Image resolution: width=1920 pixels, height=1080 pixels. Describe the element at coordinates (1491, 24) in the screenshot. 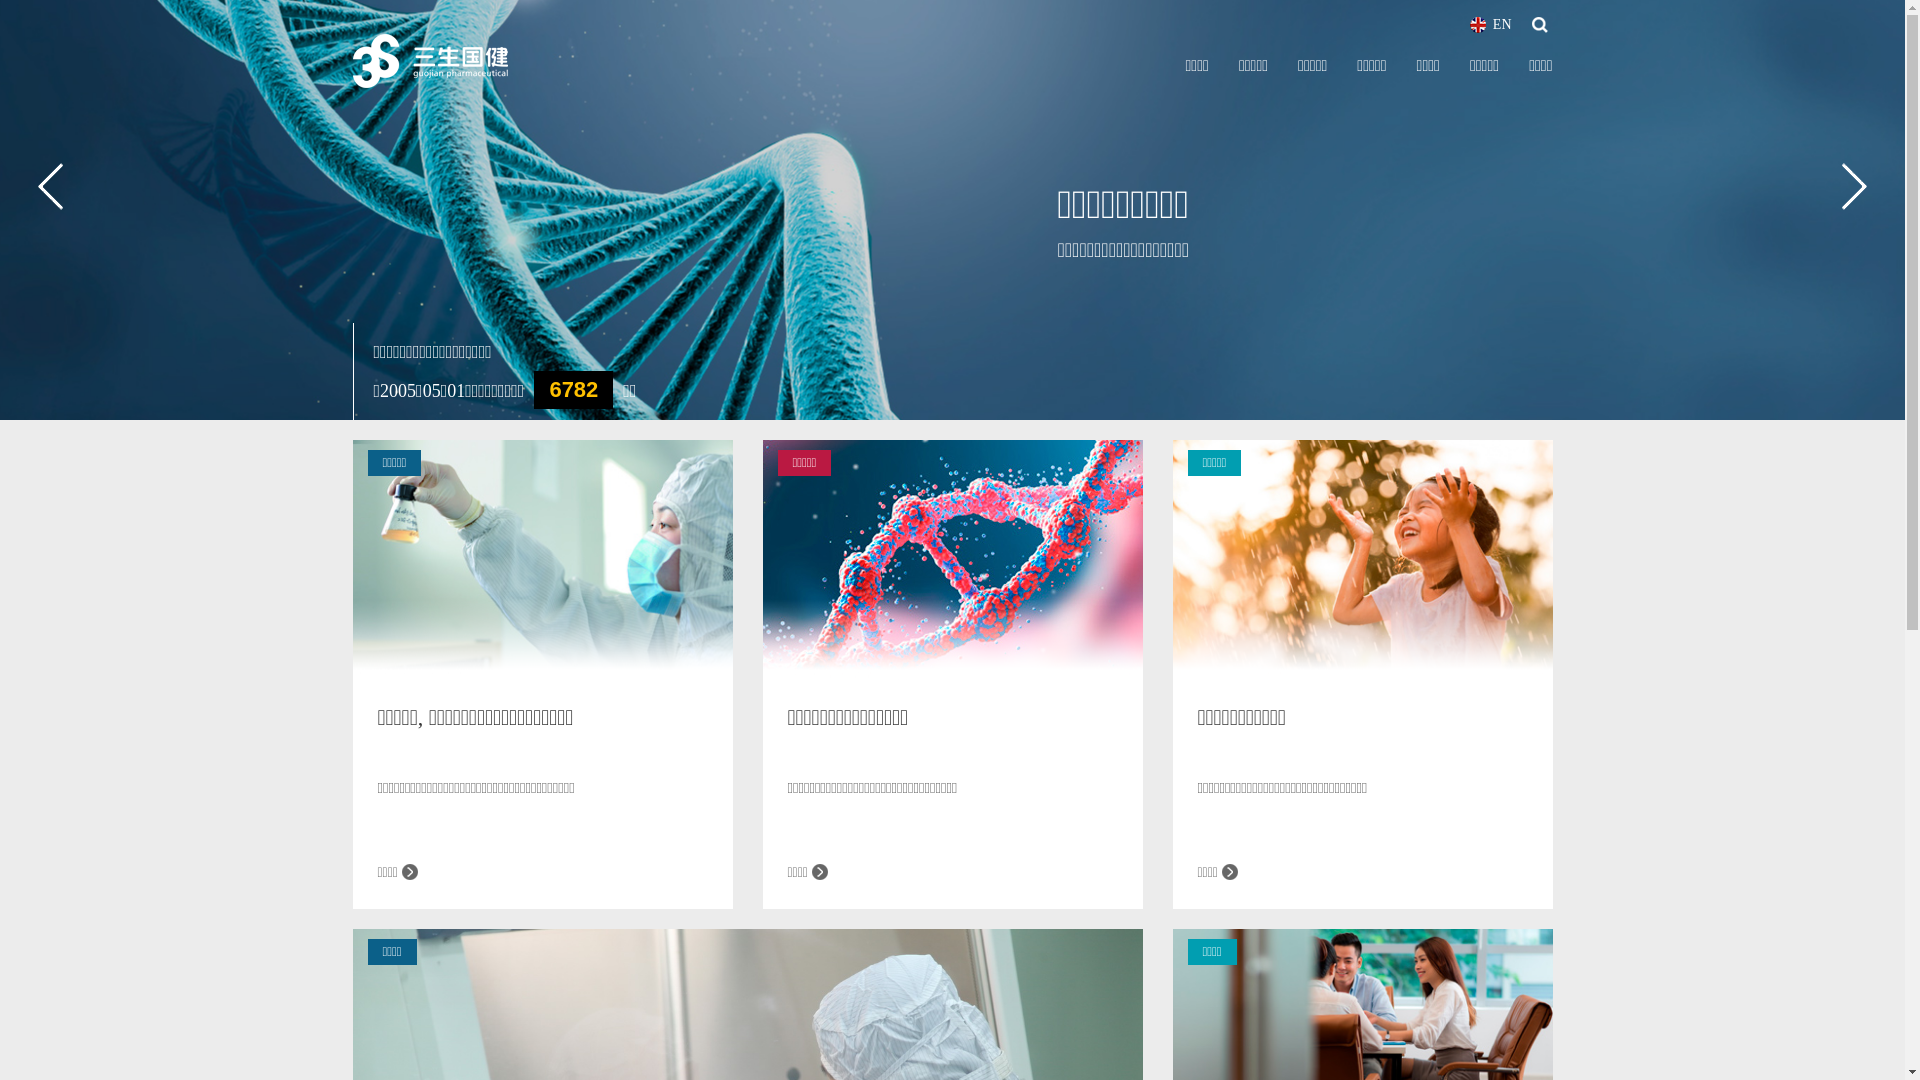

I see `'EN'` at that location.